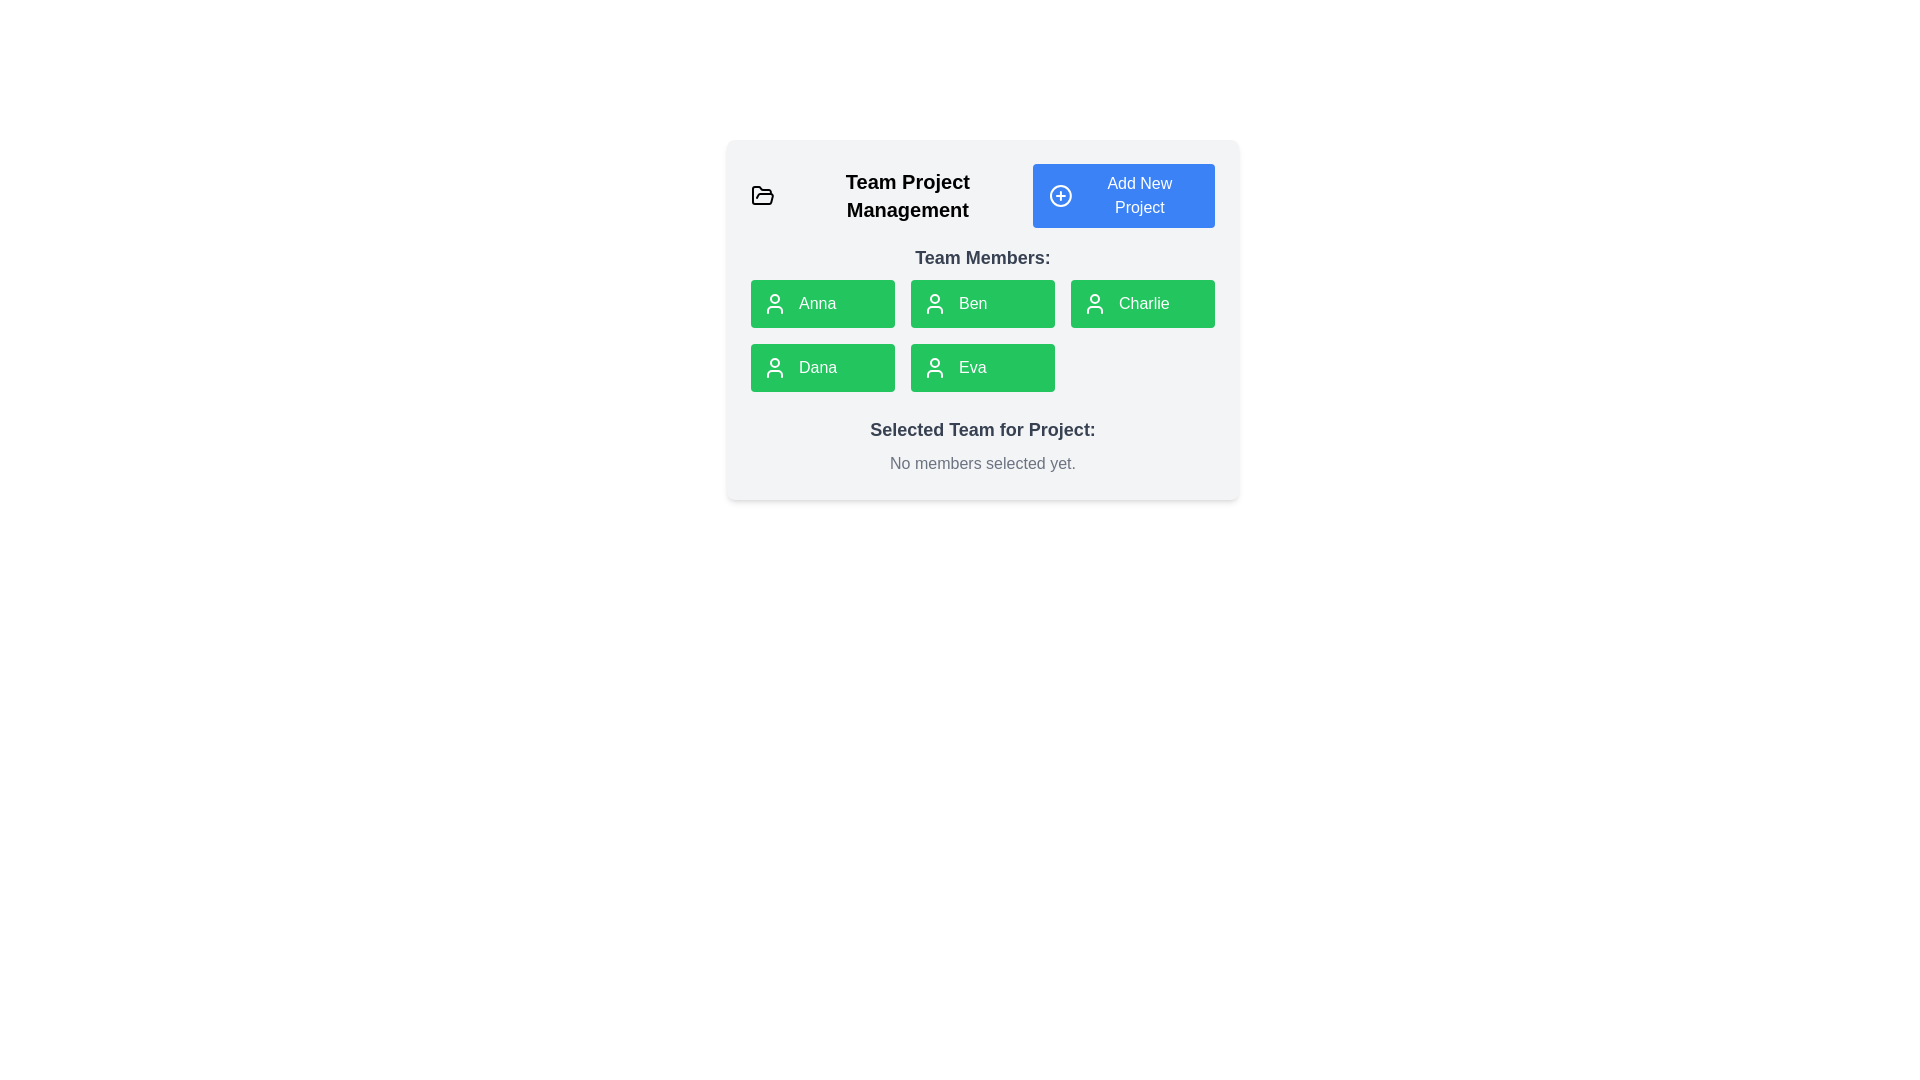 The height and width of the screenshot is (1080, 1920). I want to click on the static text header that indicates the team members section, positioned above the clickable buttons, so click(983, 257).